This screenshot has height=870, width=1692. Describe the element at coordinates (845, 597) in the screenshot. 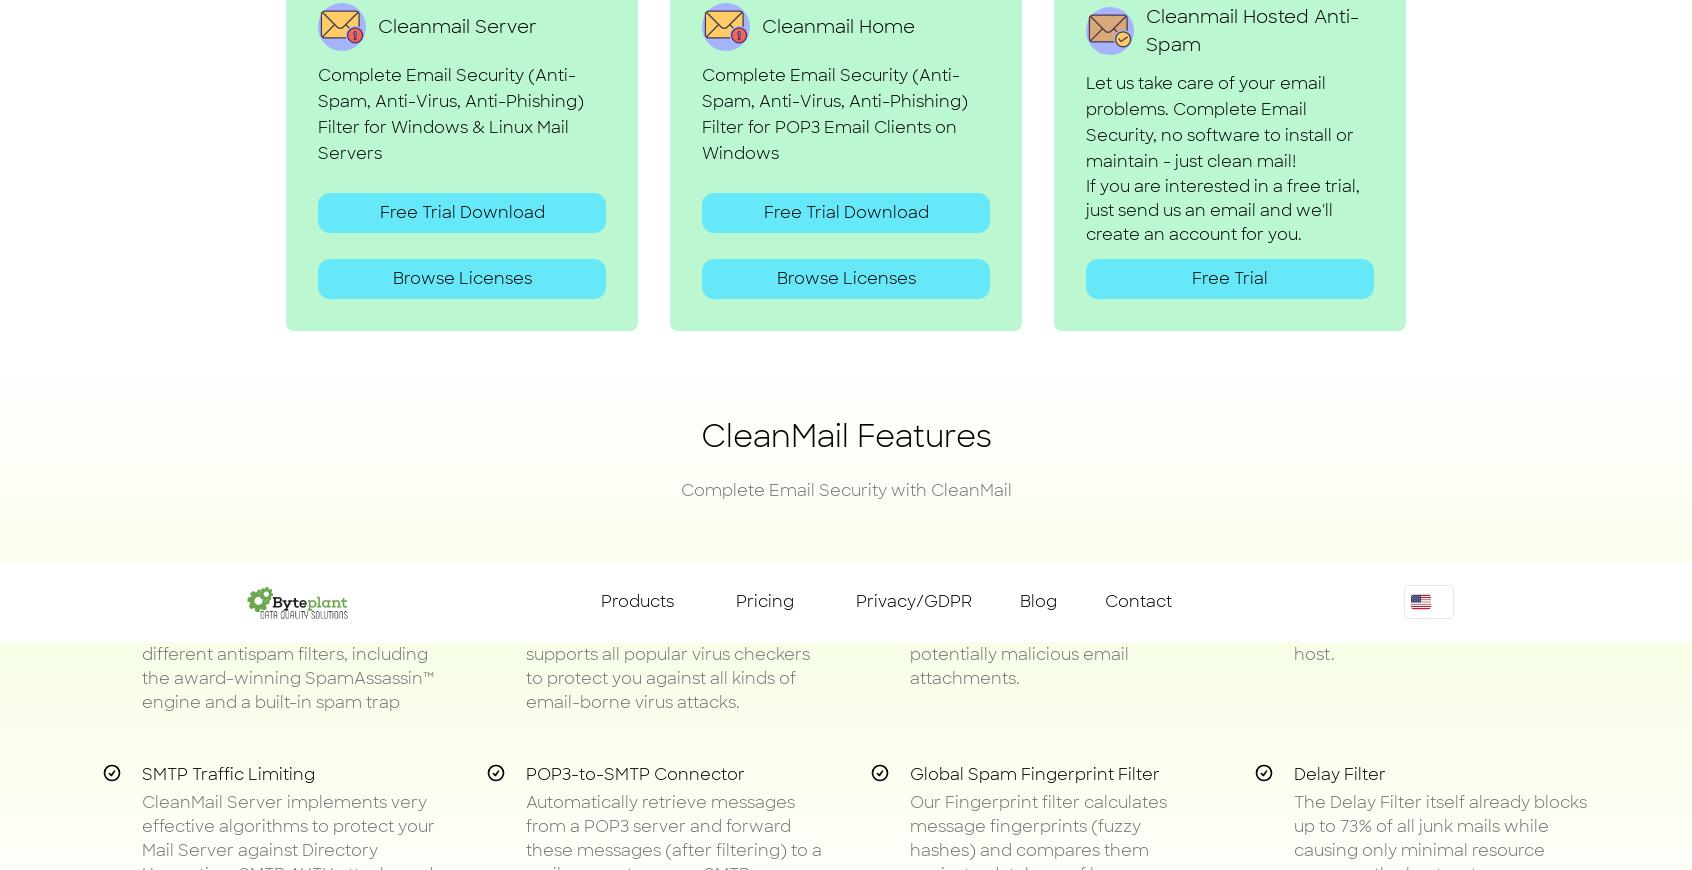

I see `'Frequently Asked Questions'` at that location.